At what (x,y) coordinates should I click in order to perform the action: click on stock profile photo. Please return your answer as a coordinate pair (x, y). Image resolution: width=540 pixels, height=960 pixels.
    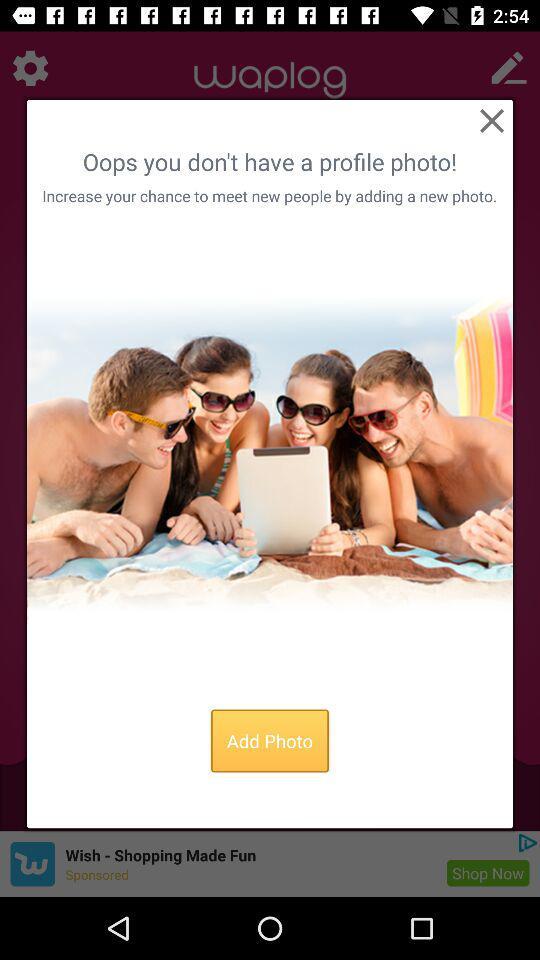
    Looking at the image, I should click on (270, 453).